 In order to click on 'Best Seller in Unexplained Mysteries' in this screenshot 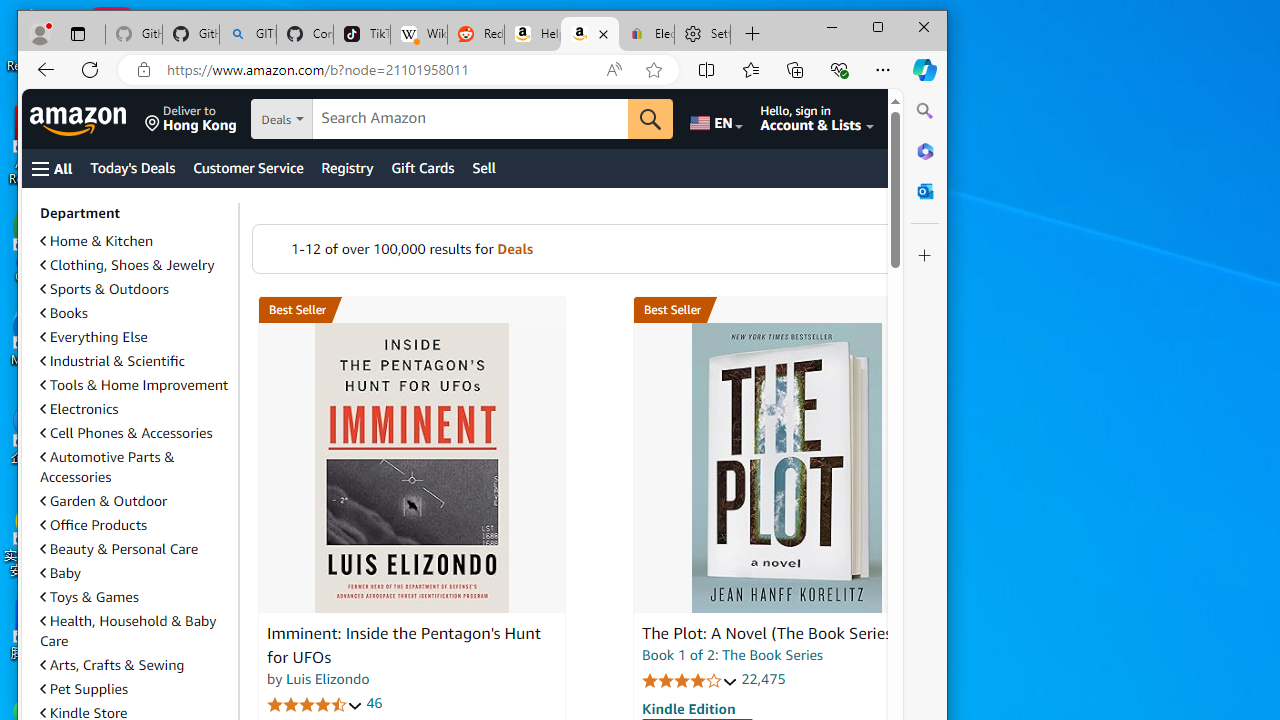, I will do `click(410, 309)`.